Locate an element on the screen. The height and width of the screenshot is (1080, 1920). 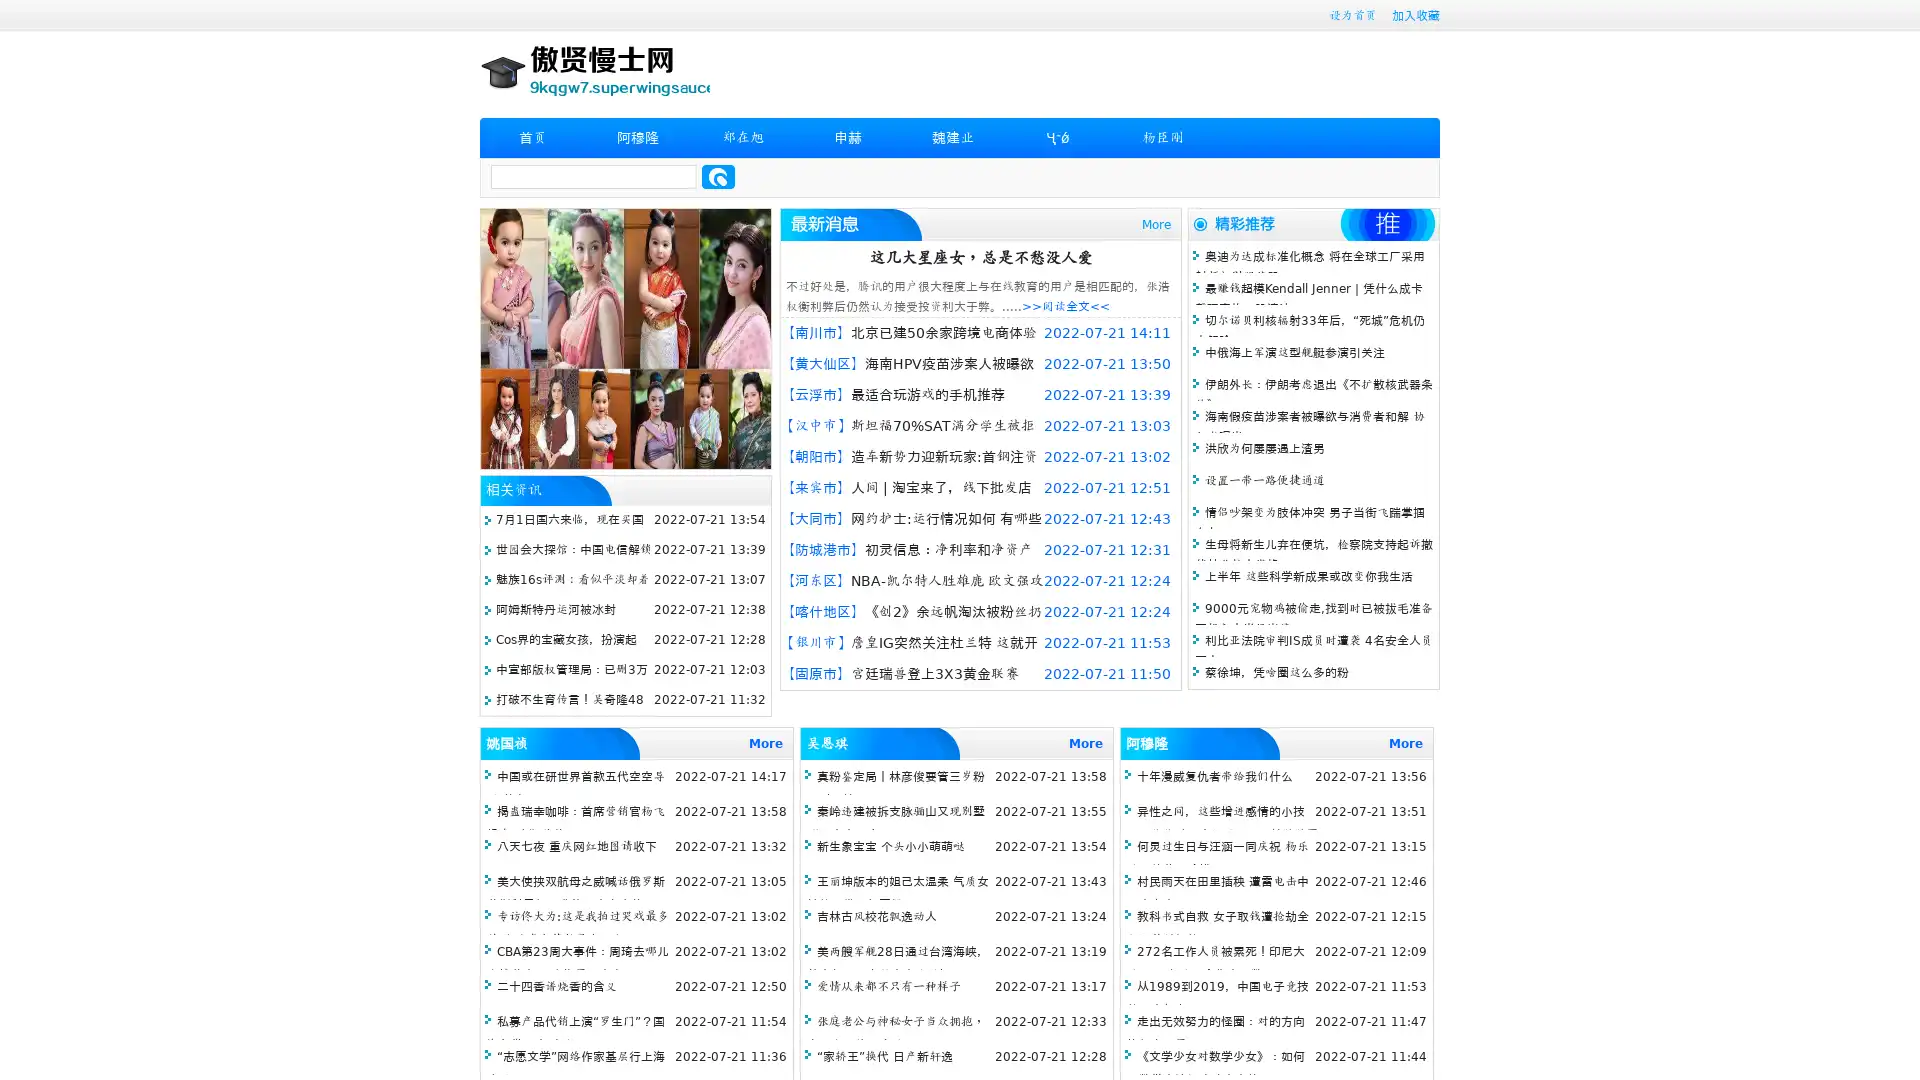
Search is located at coordinates (718, 176).